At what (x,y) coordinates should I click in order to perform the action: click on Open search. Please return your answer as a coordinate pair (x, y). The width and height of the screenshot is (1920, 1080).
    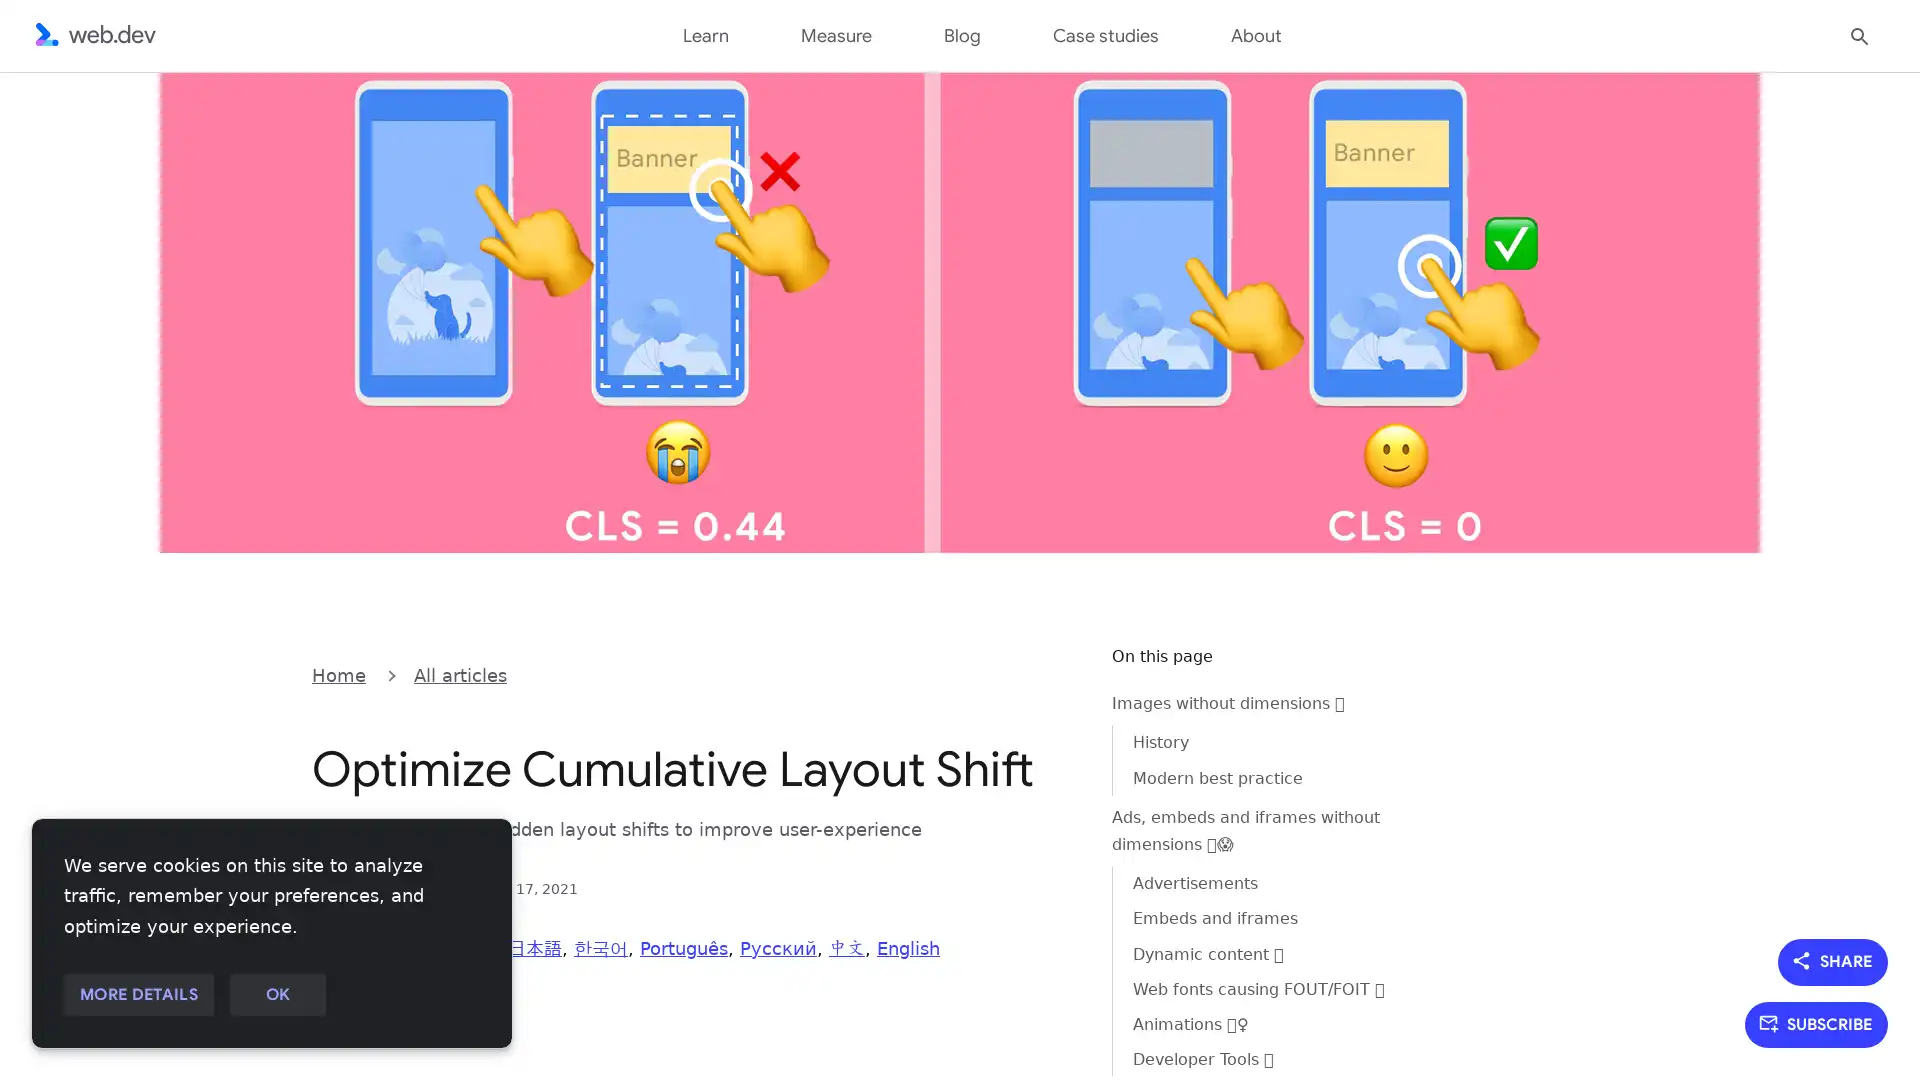
    Looking at the image, I should click on (1859, 34).